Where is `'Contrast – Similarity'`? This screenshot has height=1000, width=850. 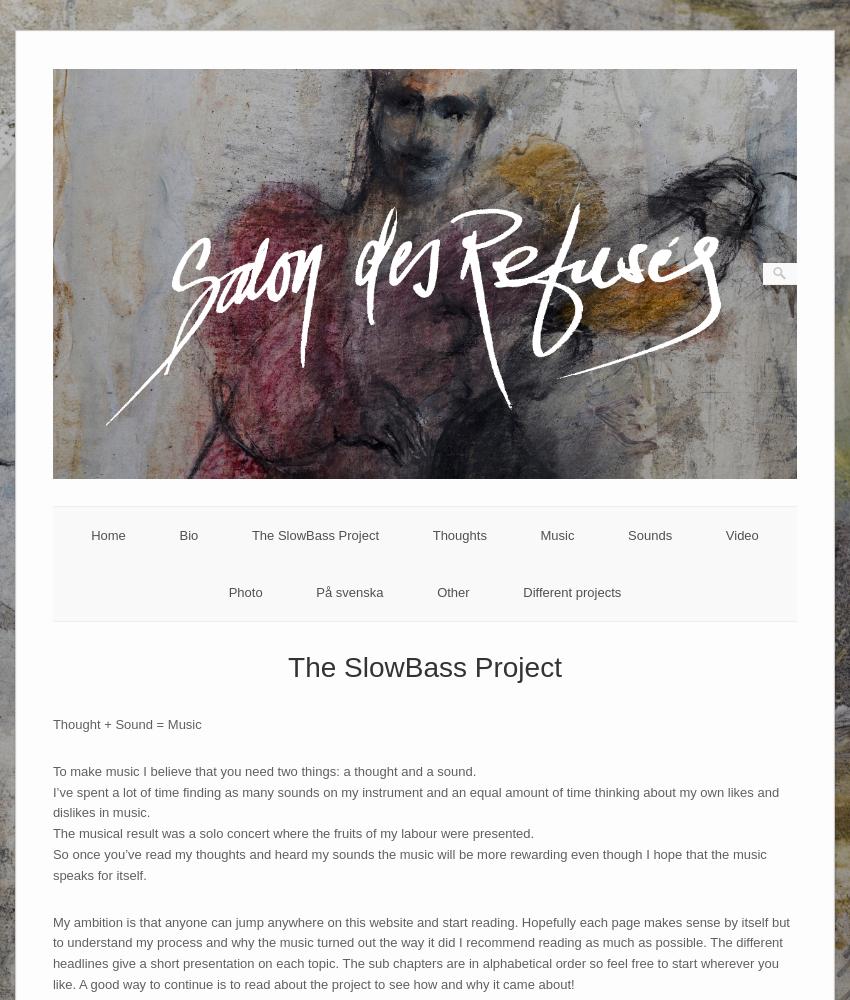
'Contrast – Similarity' is located at coordinates (618, 644).